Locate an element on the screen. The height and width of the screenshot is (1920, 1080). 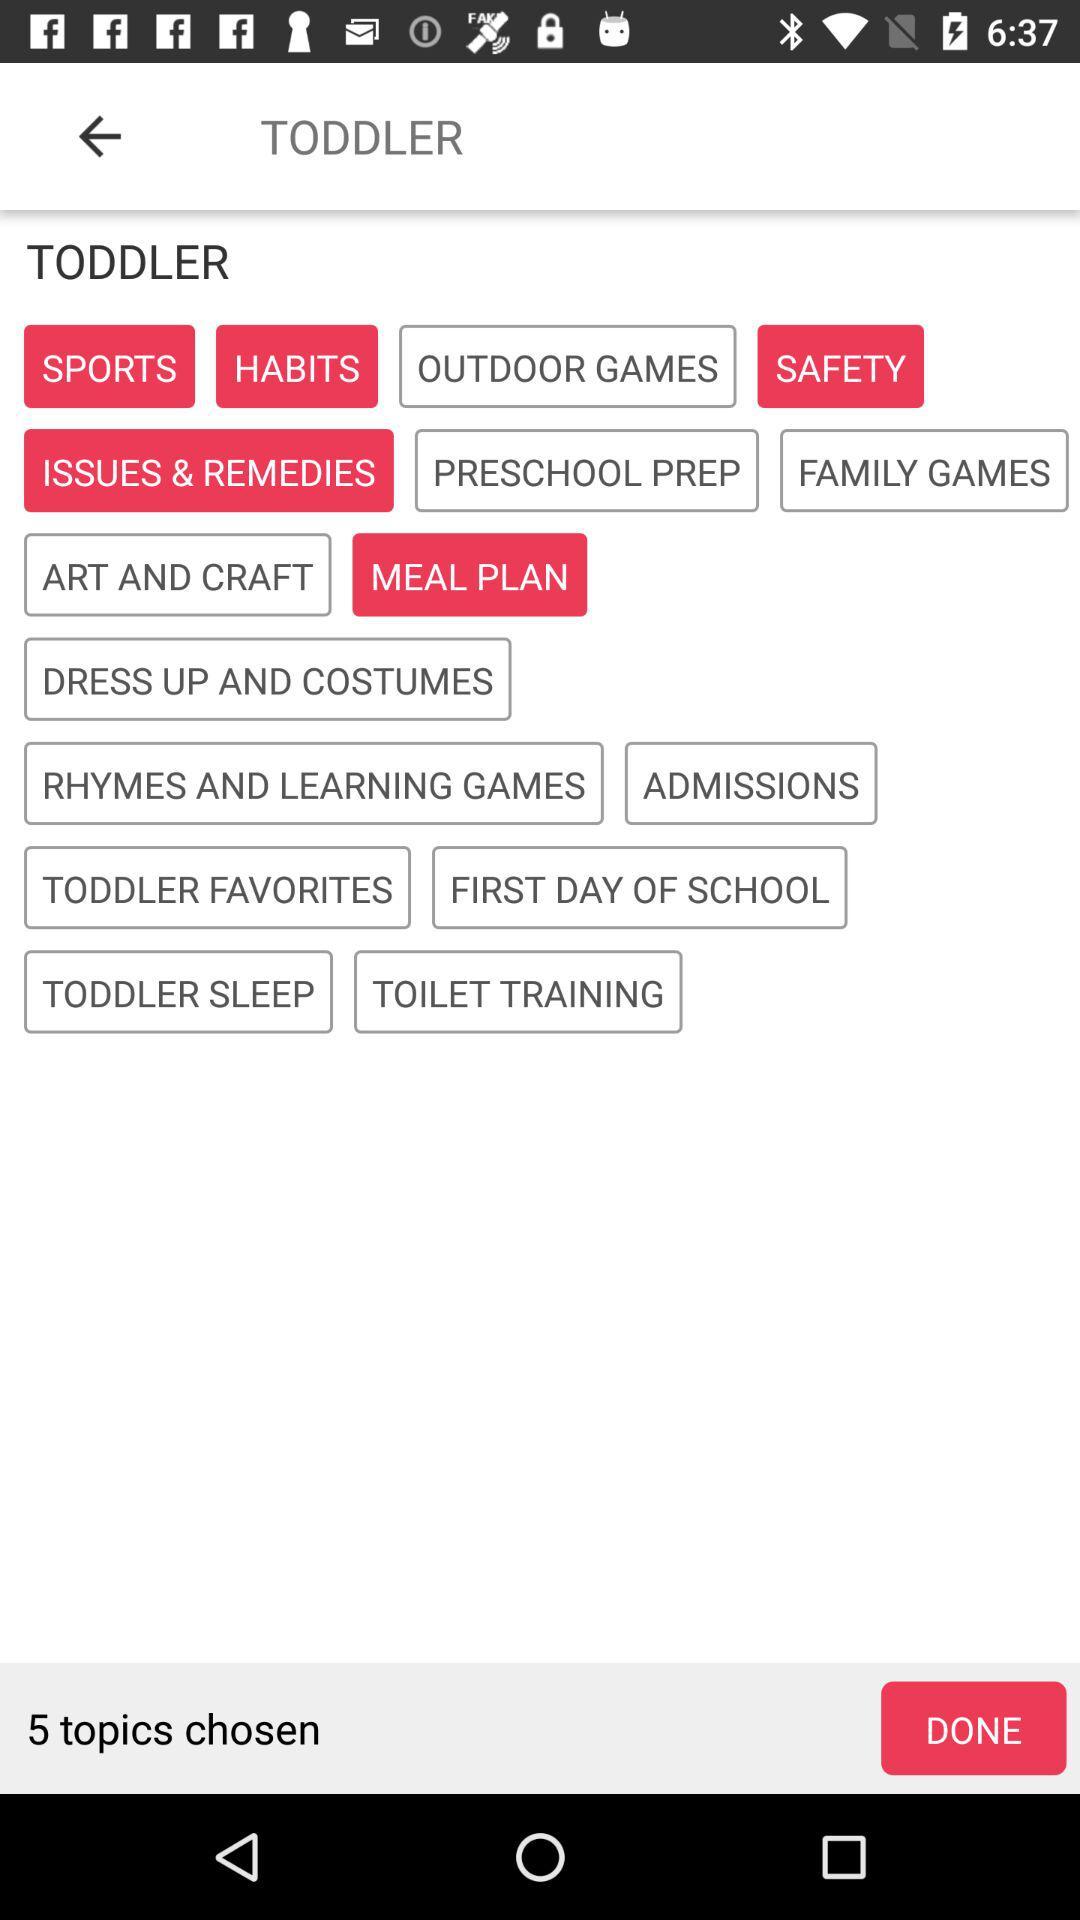
the item above dress up and is located at coordinates (469, 575).